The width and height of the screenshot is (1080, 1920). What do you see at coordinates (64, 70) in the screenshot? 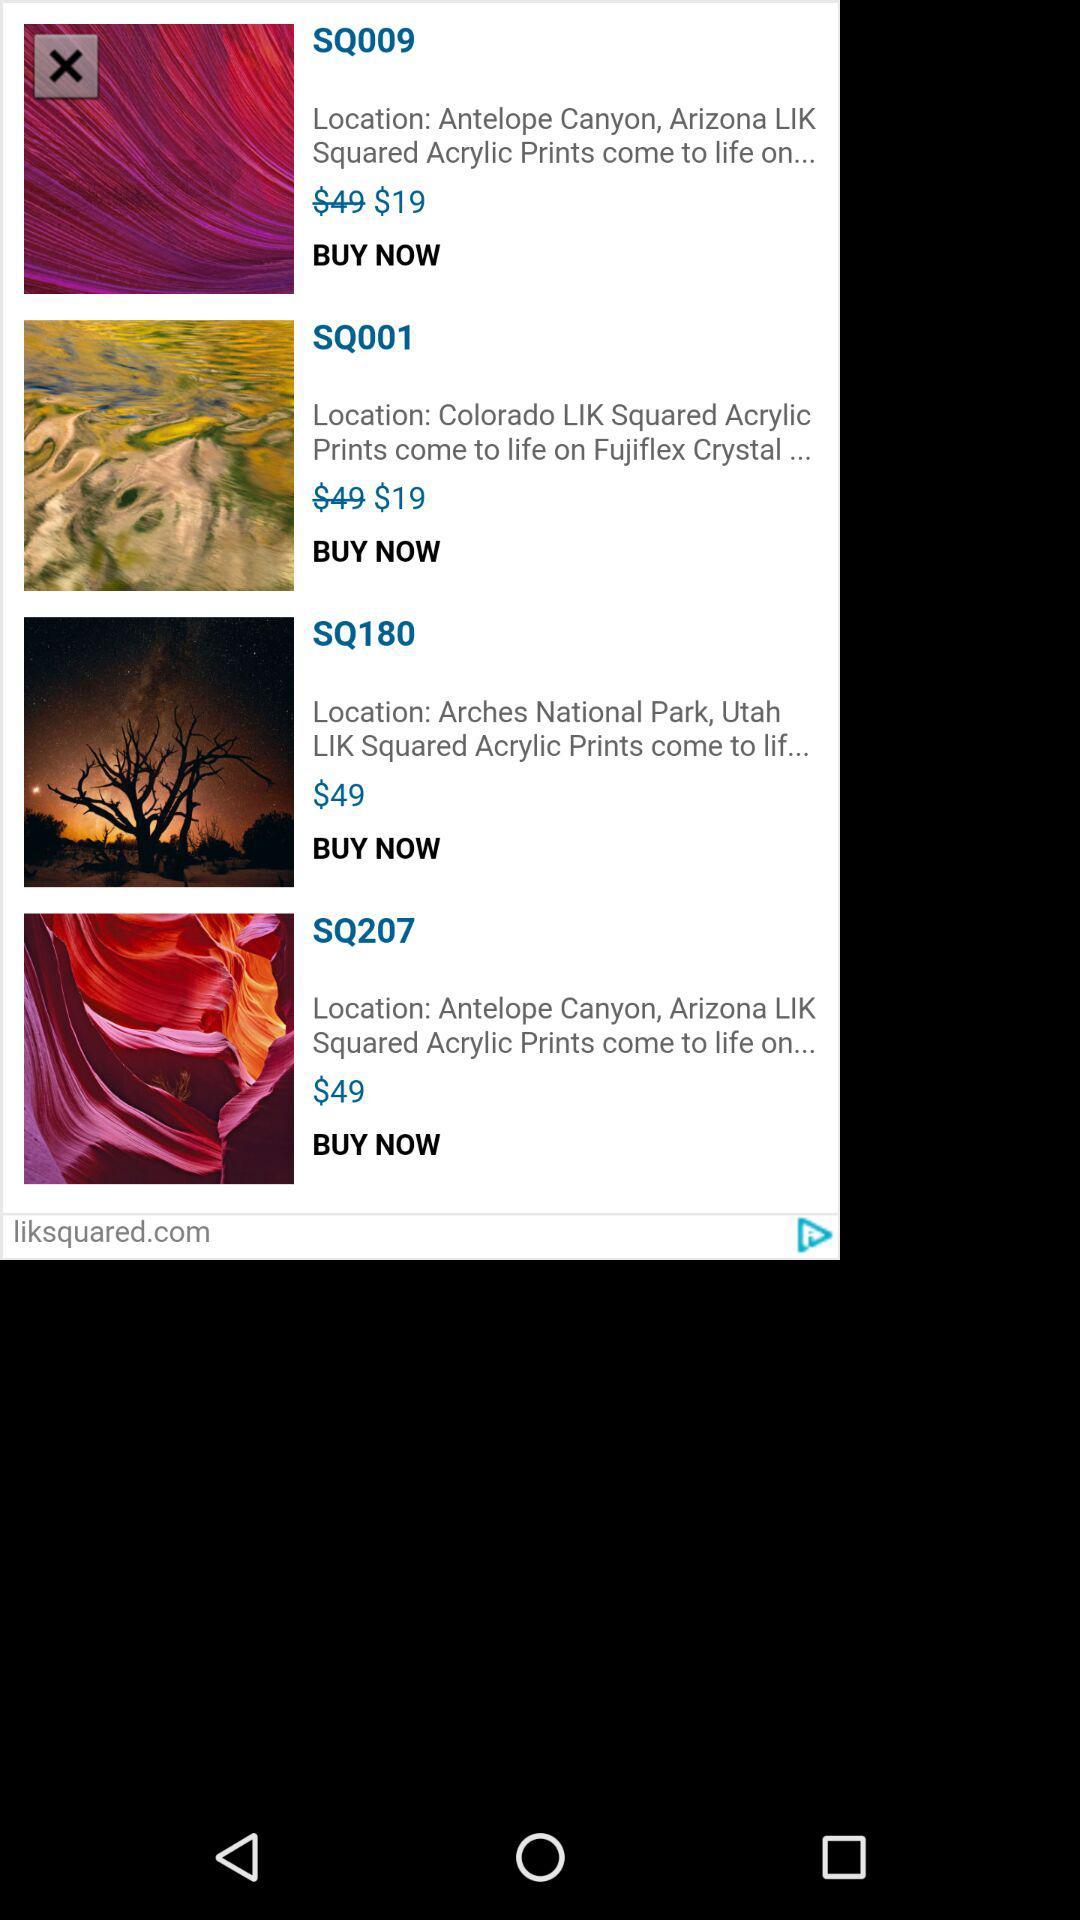
I see `the close icon` at bounding box center [64, 70].